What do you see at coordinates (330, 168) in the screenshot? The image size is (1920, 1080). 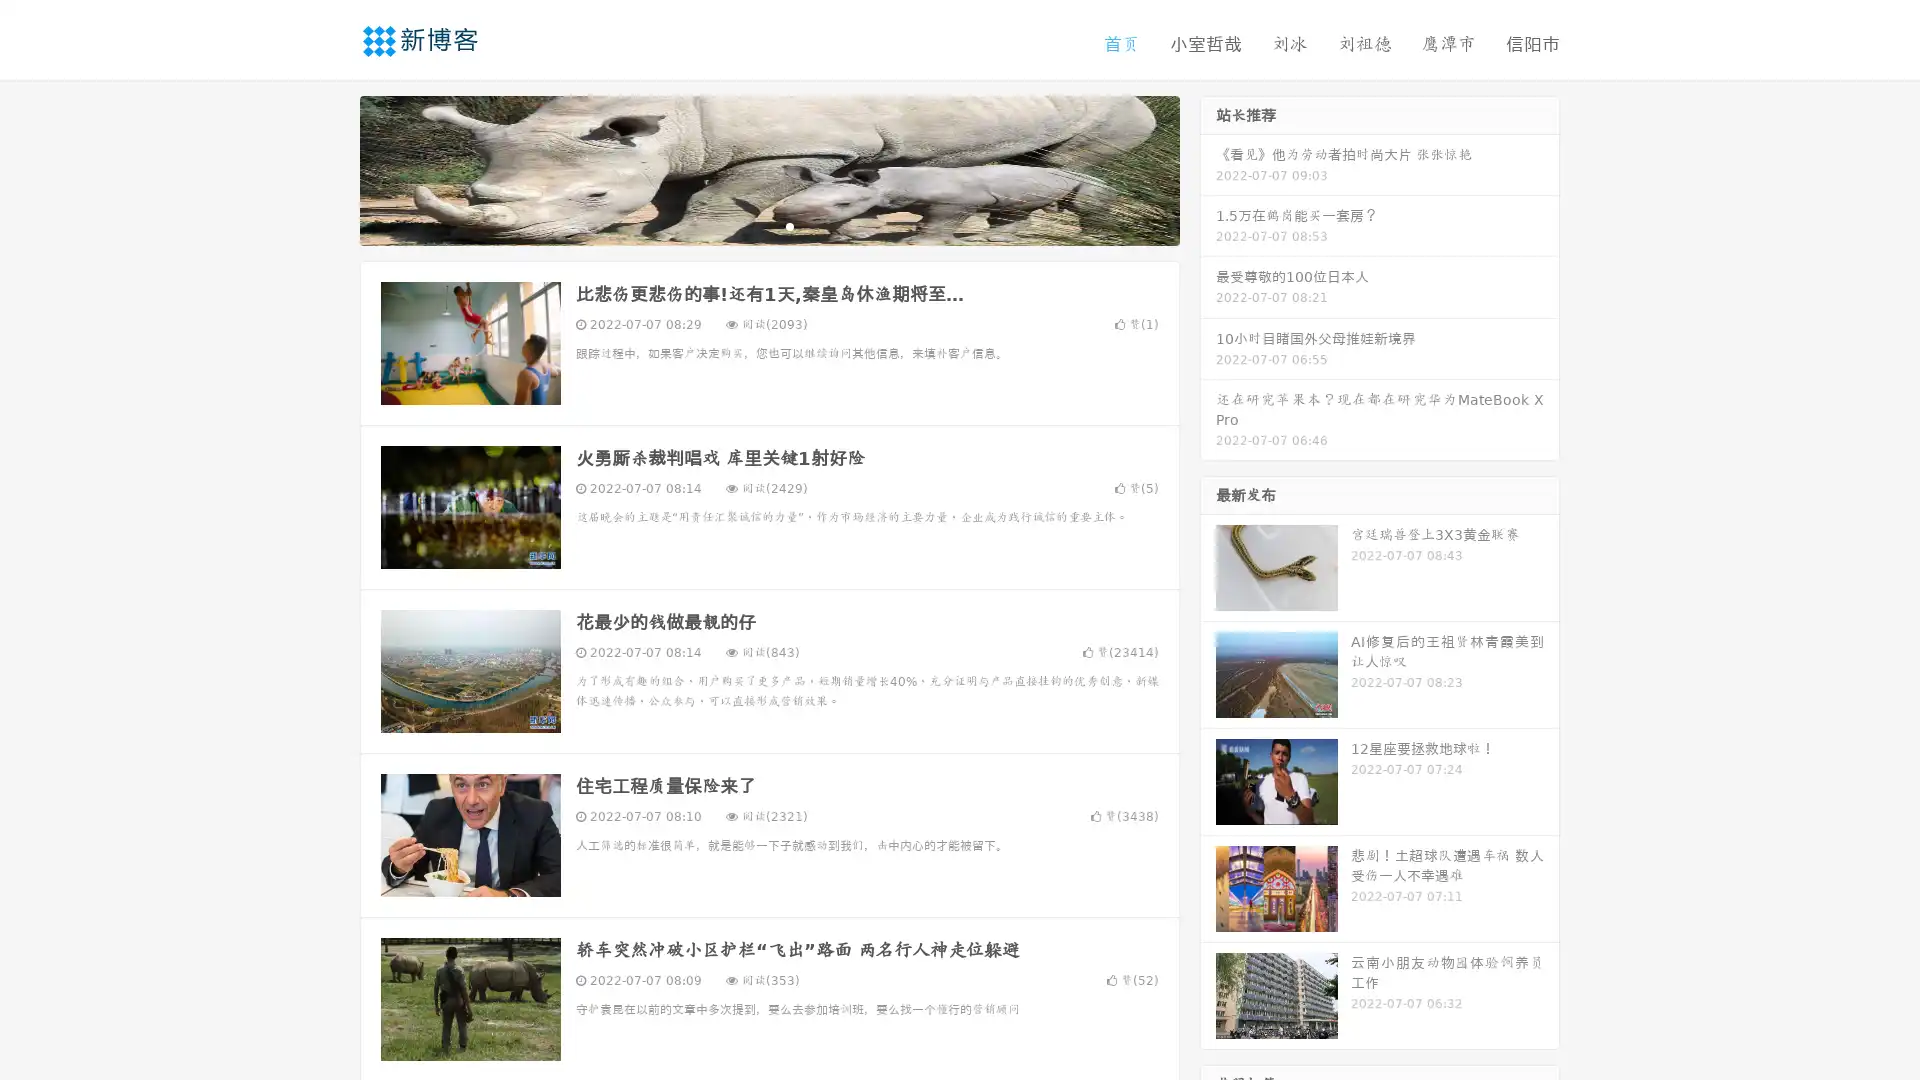 I see `Previous slide` at bounding box center [330, 168].